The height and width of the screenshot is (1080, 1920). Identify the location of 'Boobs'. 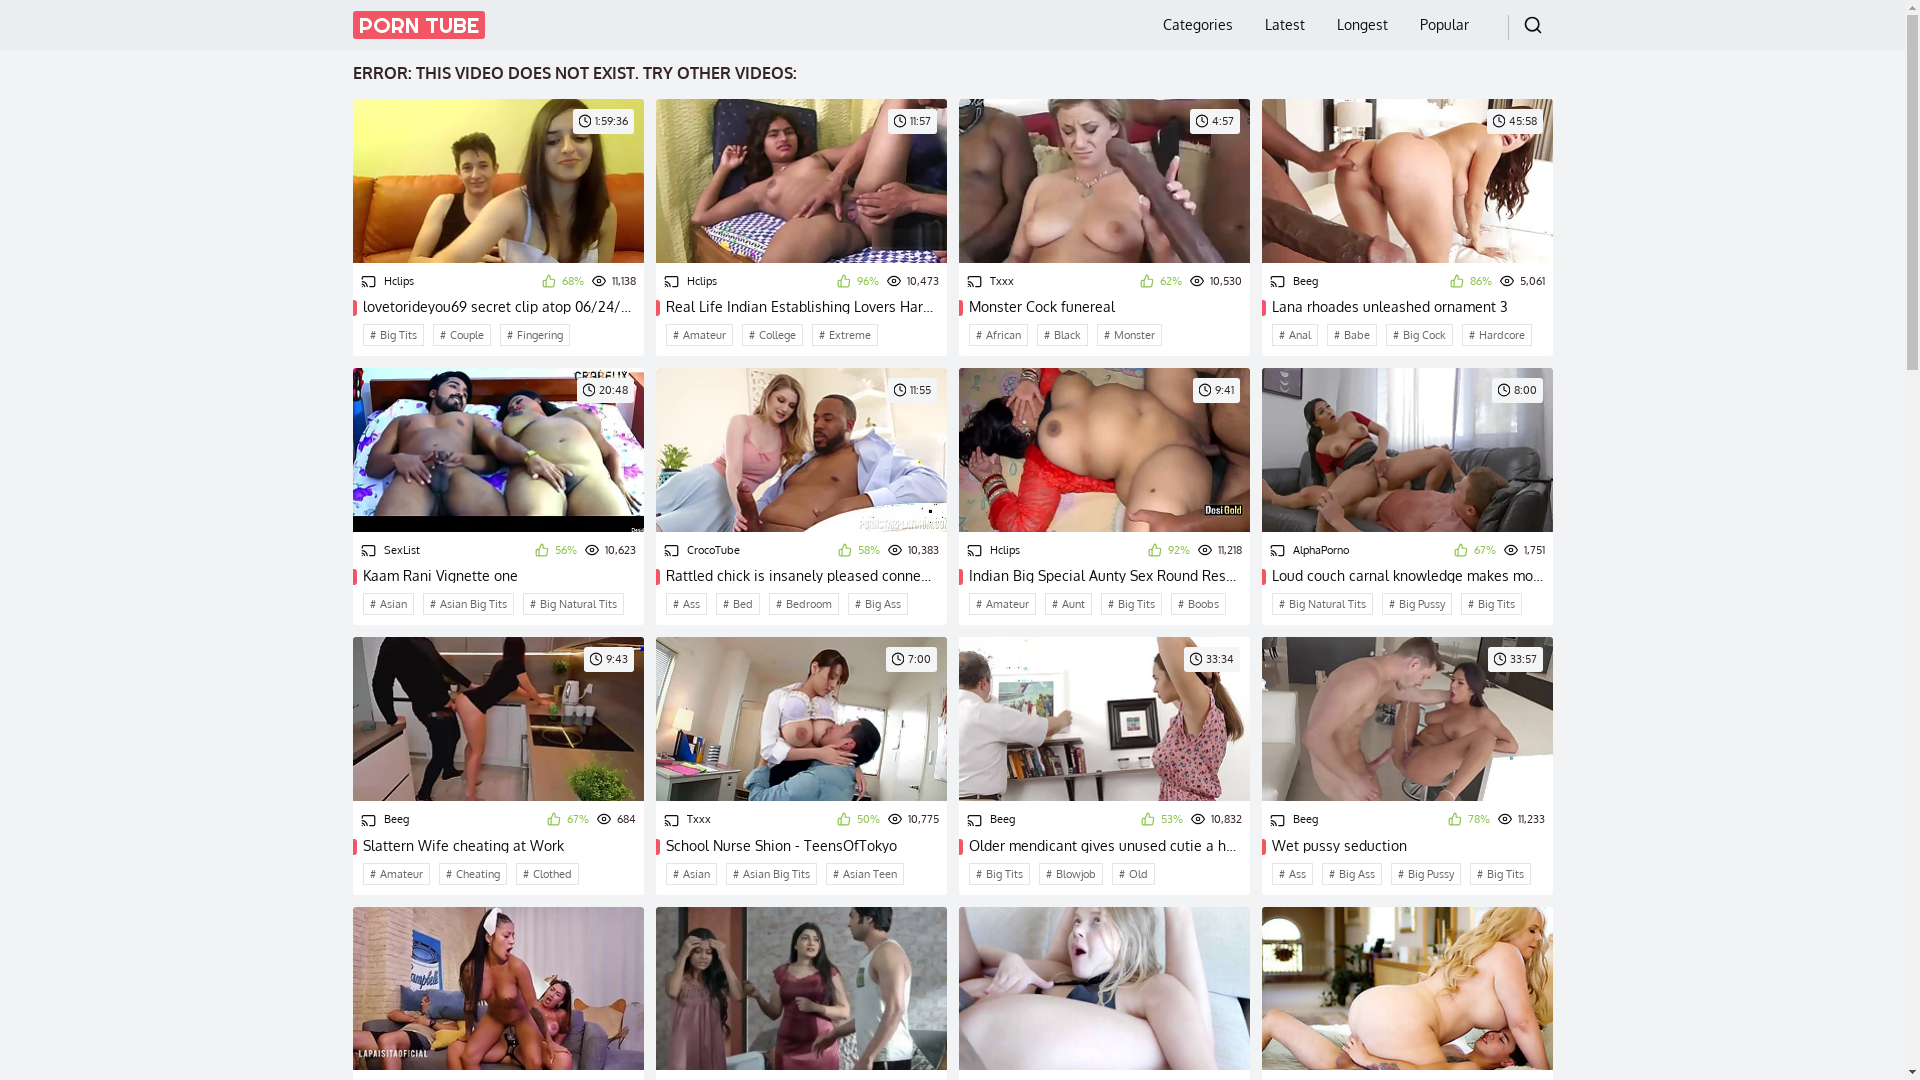
(1197, 603).